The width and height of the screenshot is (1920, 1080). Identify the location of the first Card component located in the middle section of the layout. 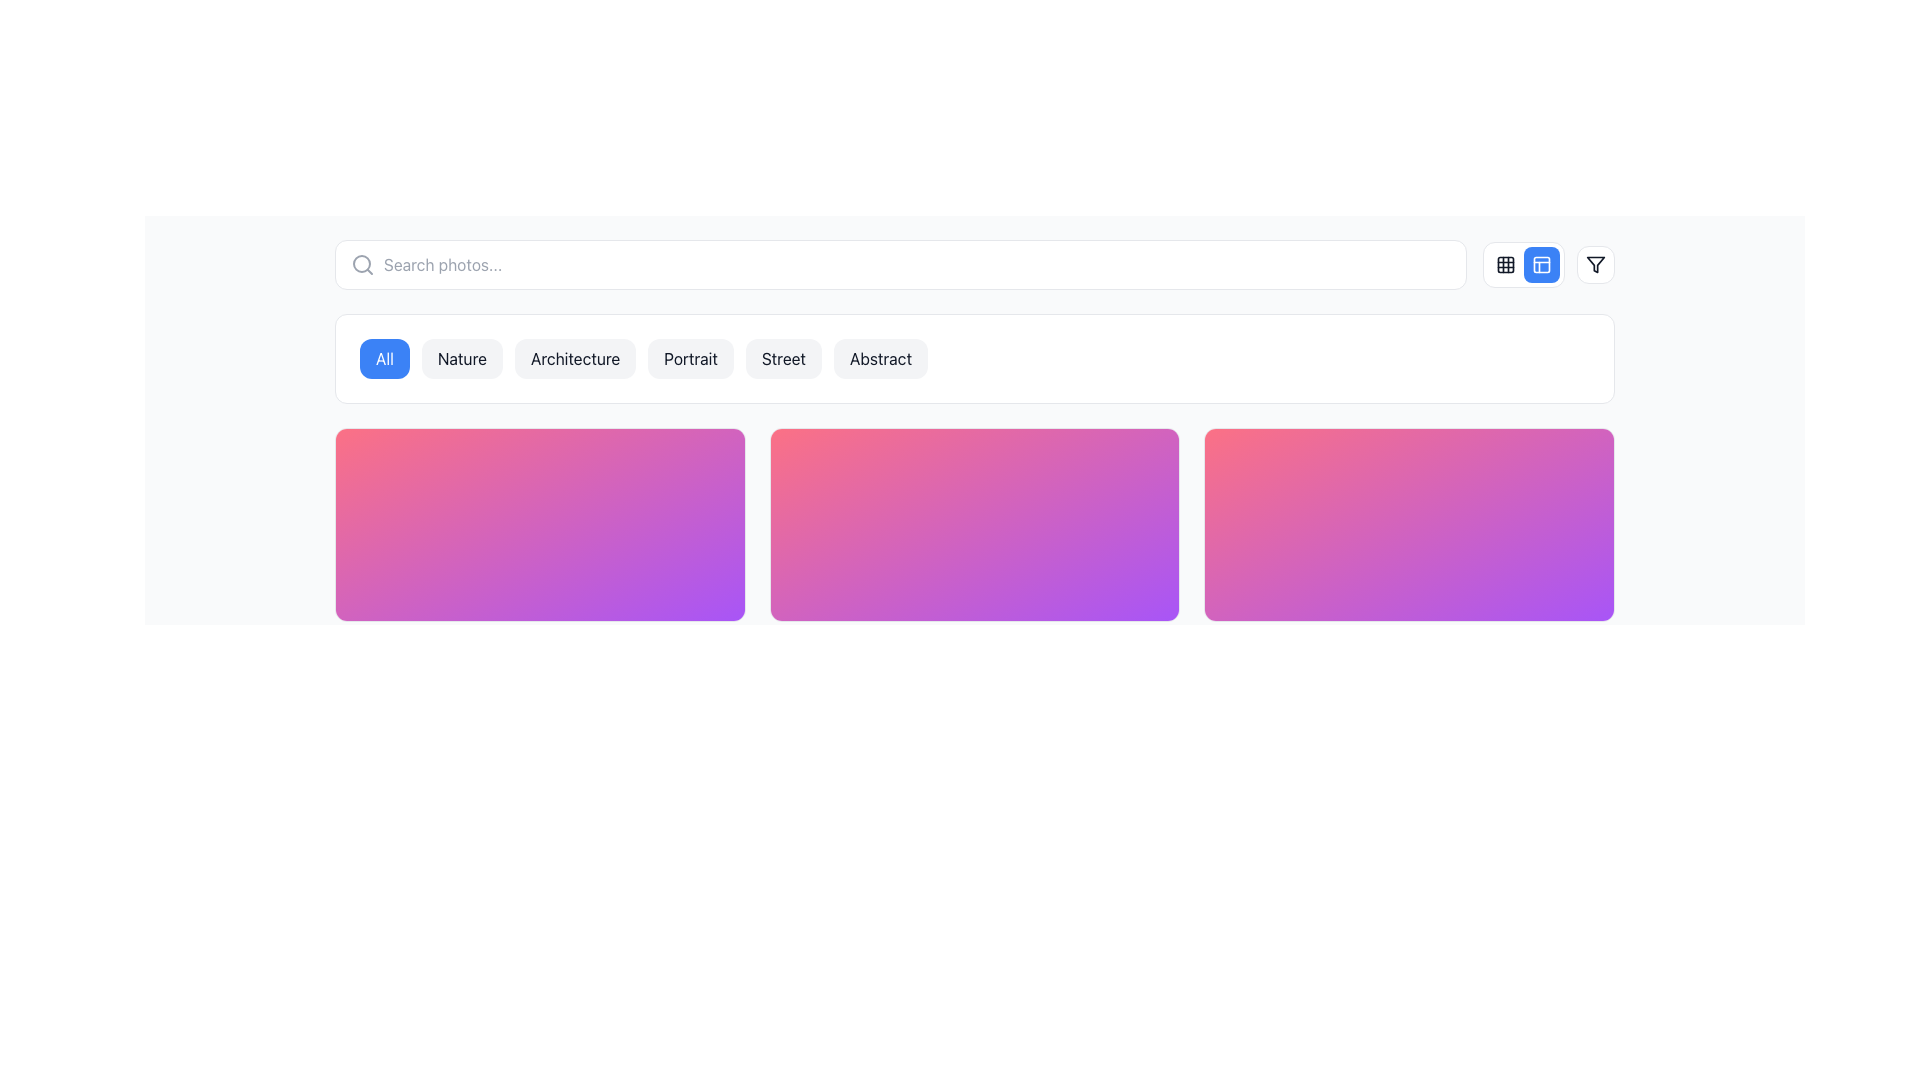
(540, 523).